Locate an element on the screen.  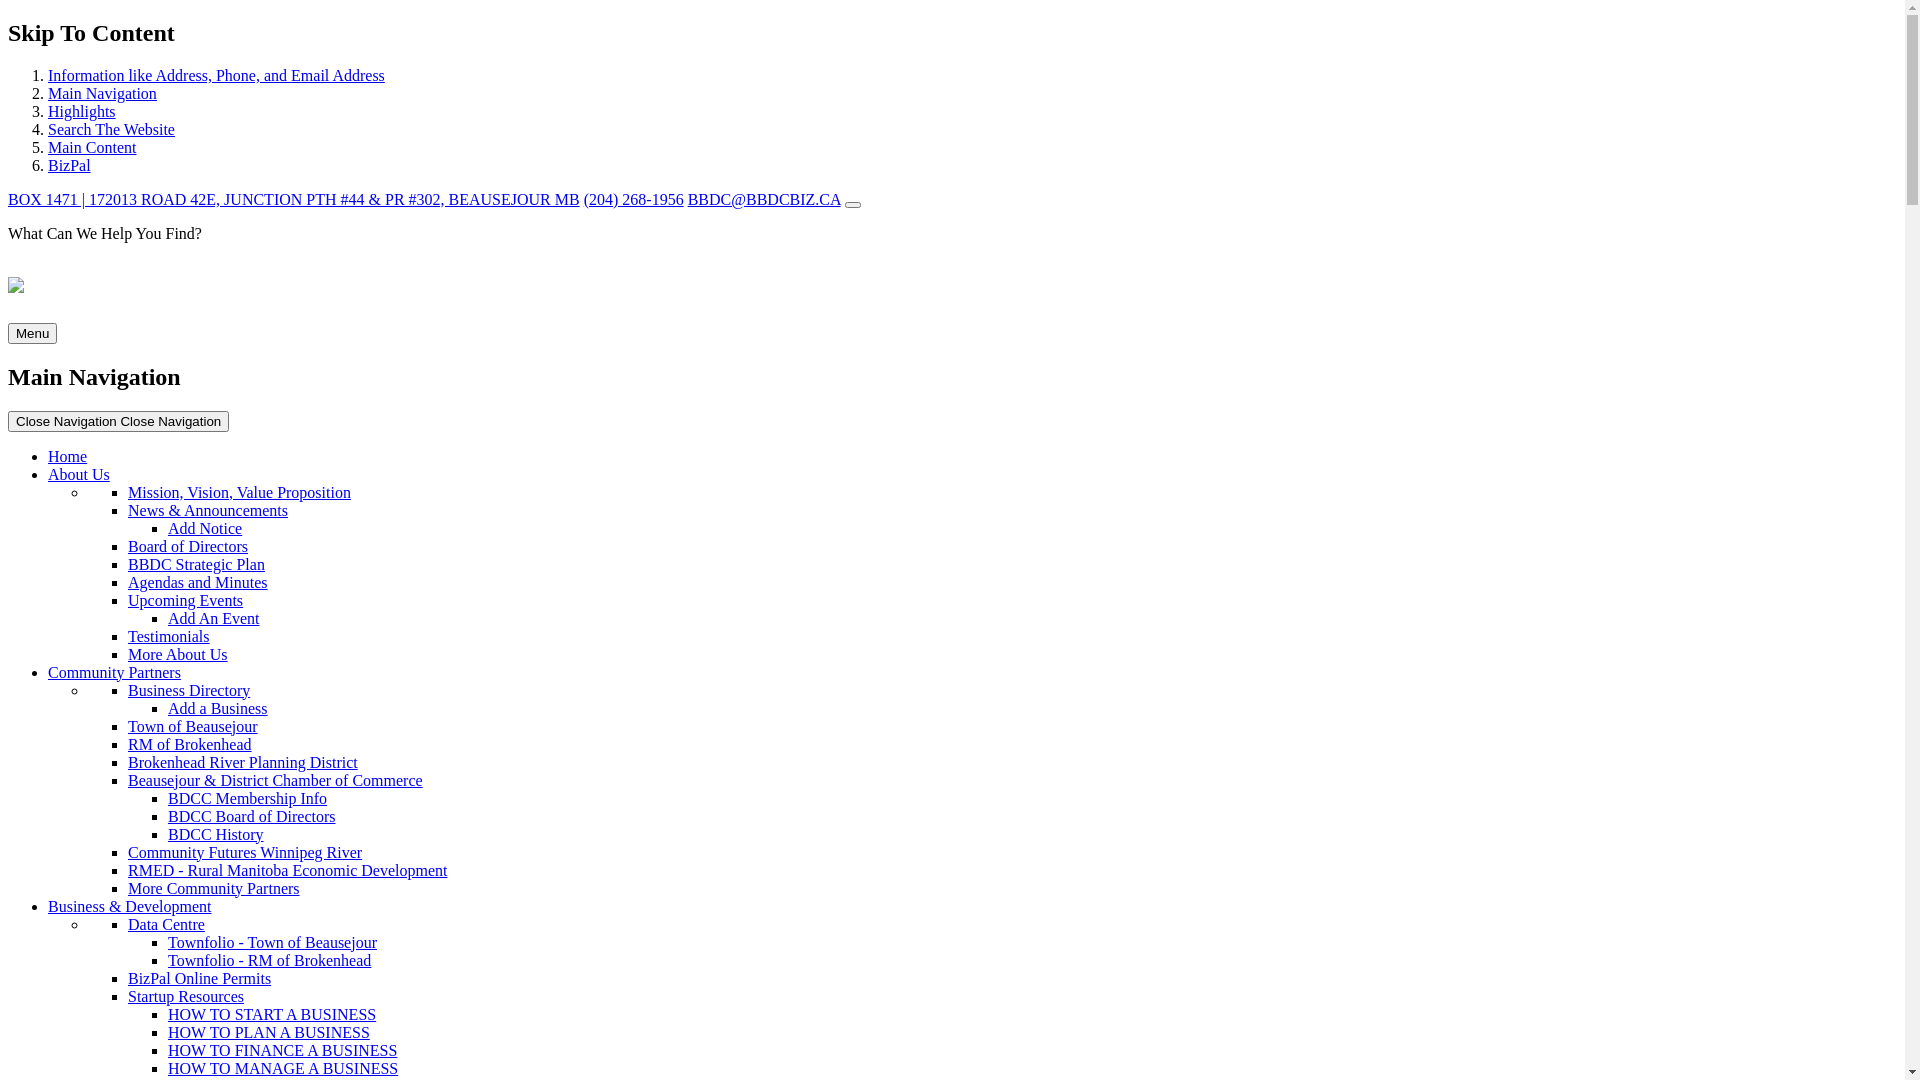
'News & Announcements' is located at coordinates (207, 509).